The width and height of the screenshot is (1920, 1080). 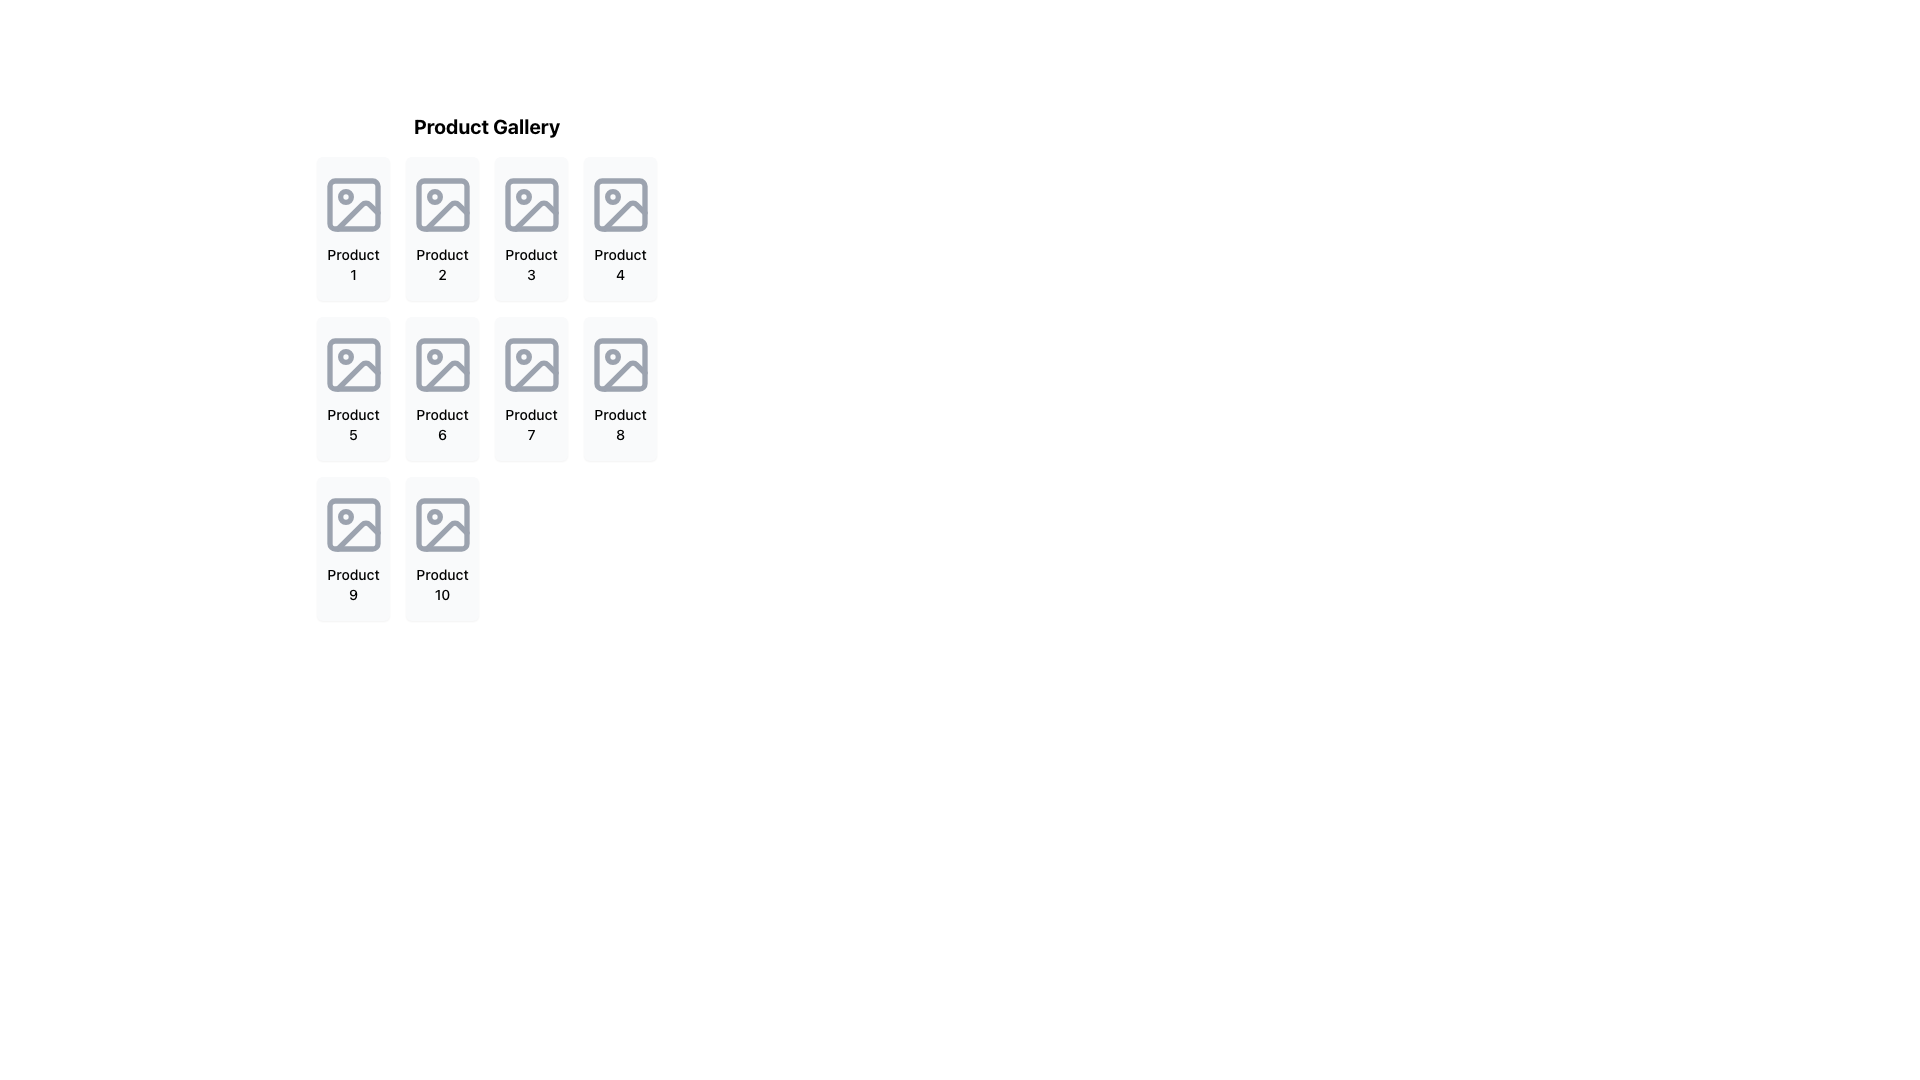 I want to click on the decorative vector graphic element of the 'Product 9' icon, located in the bottom row of the grid layout, so click(x=353, y=523).